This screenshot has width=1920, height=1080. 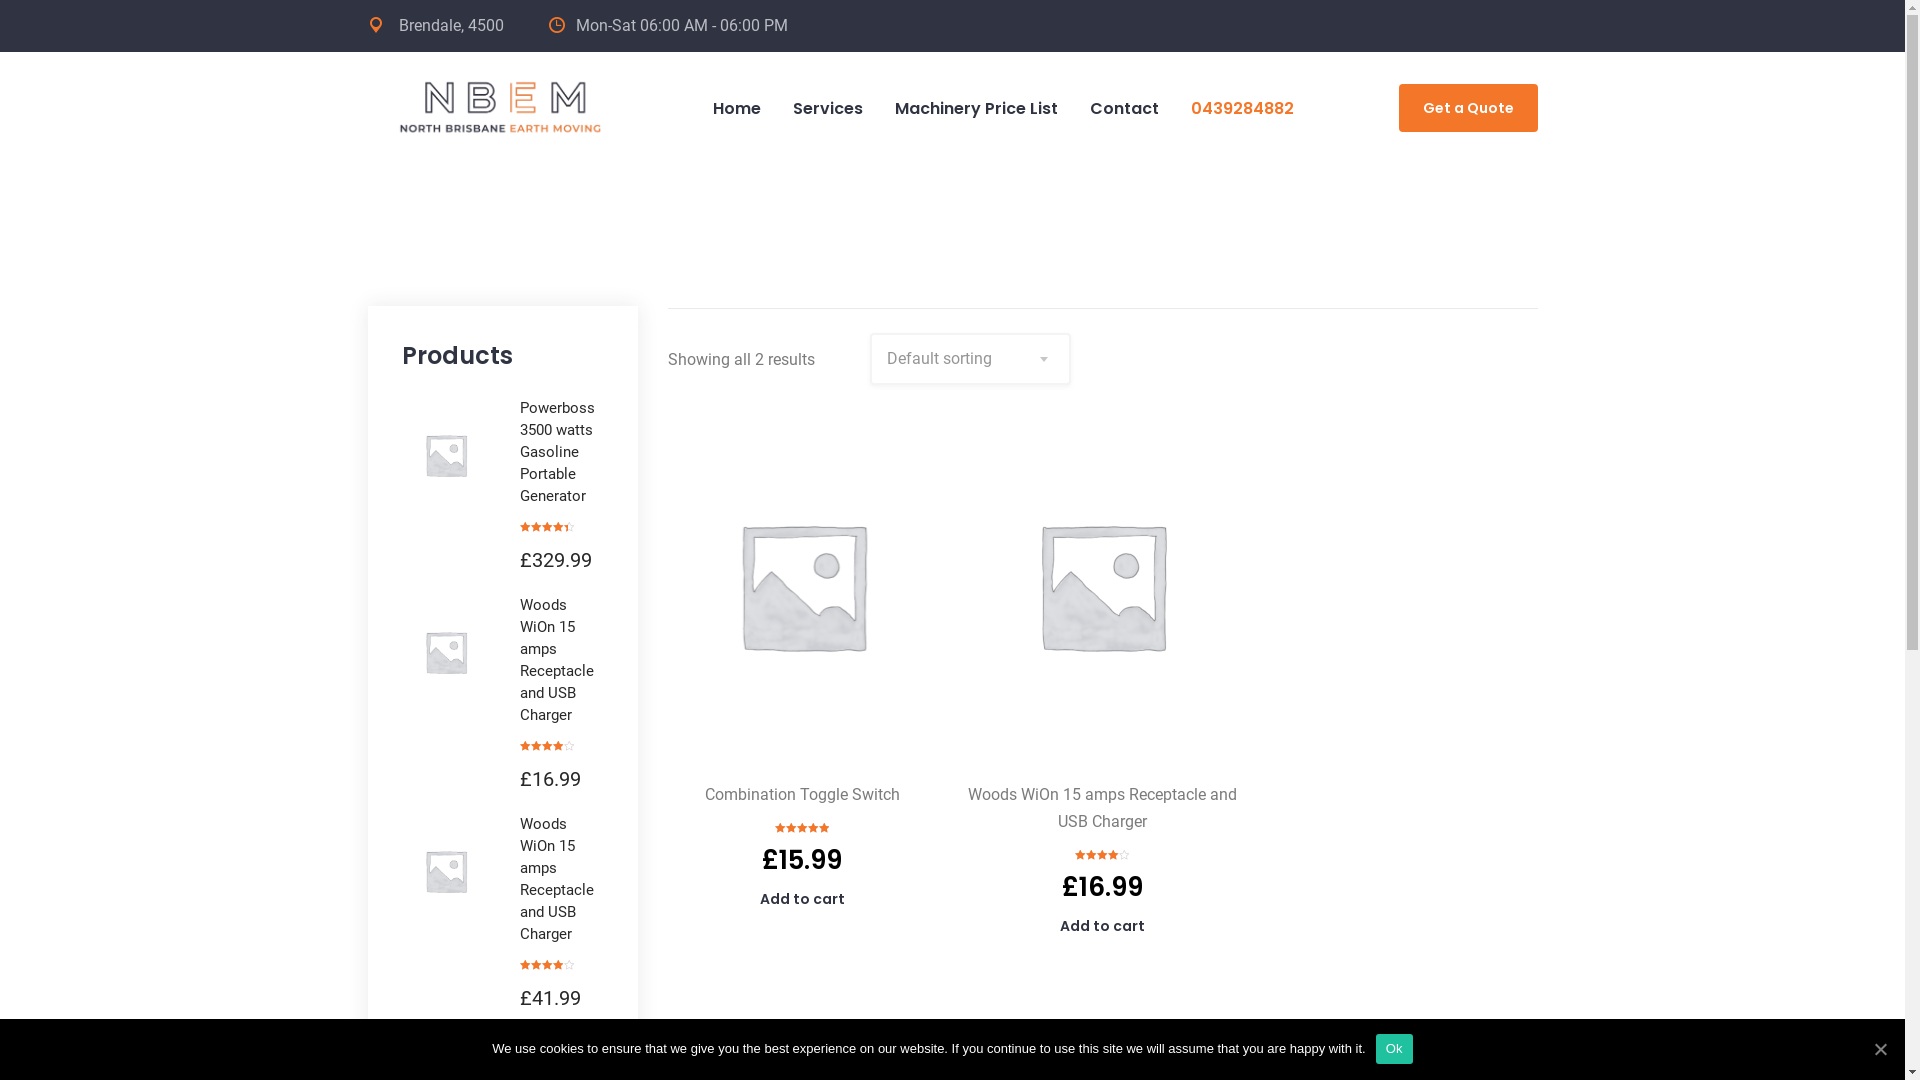 What do you see at coordinates (1124, 108) in the screenshot?
I see `'Contact'` at bounding box center [1124, 108].